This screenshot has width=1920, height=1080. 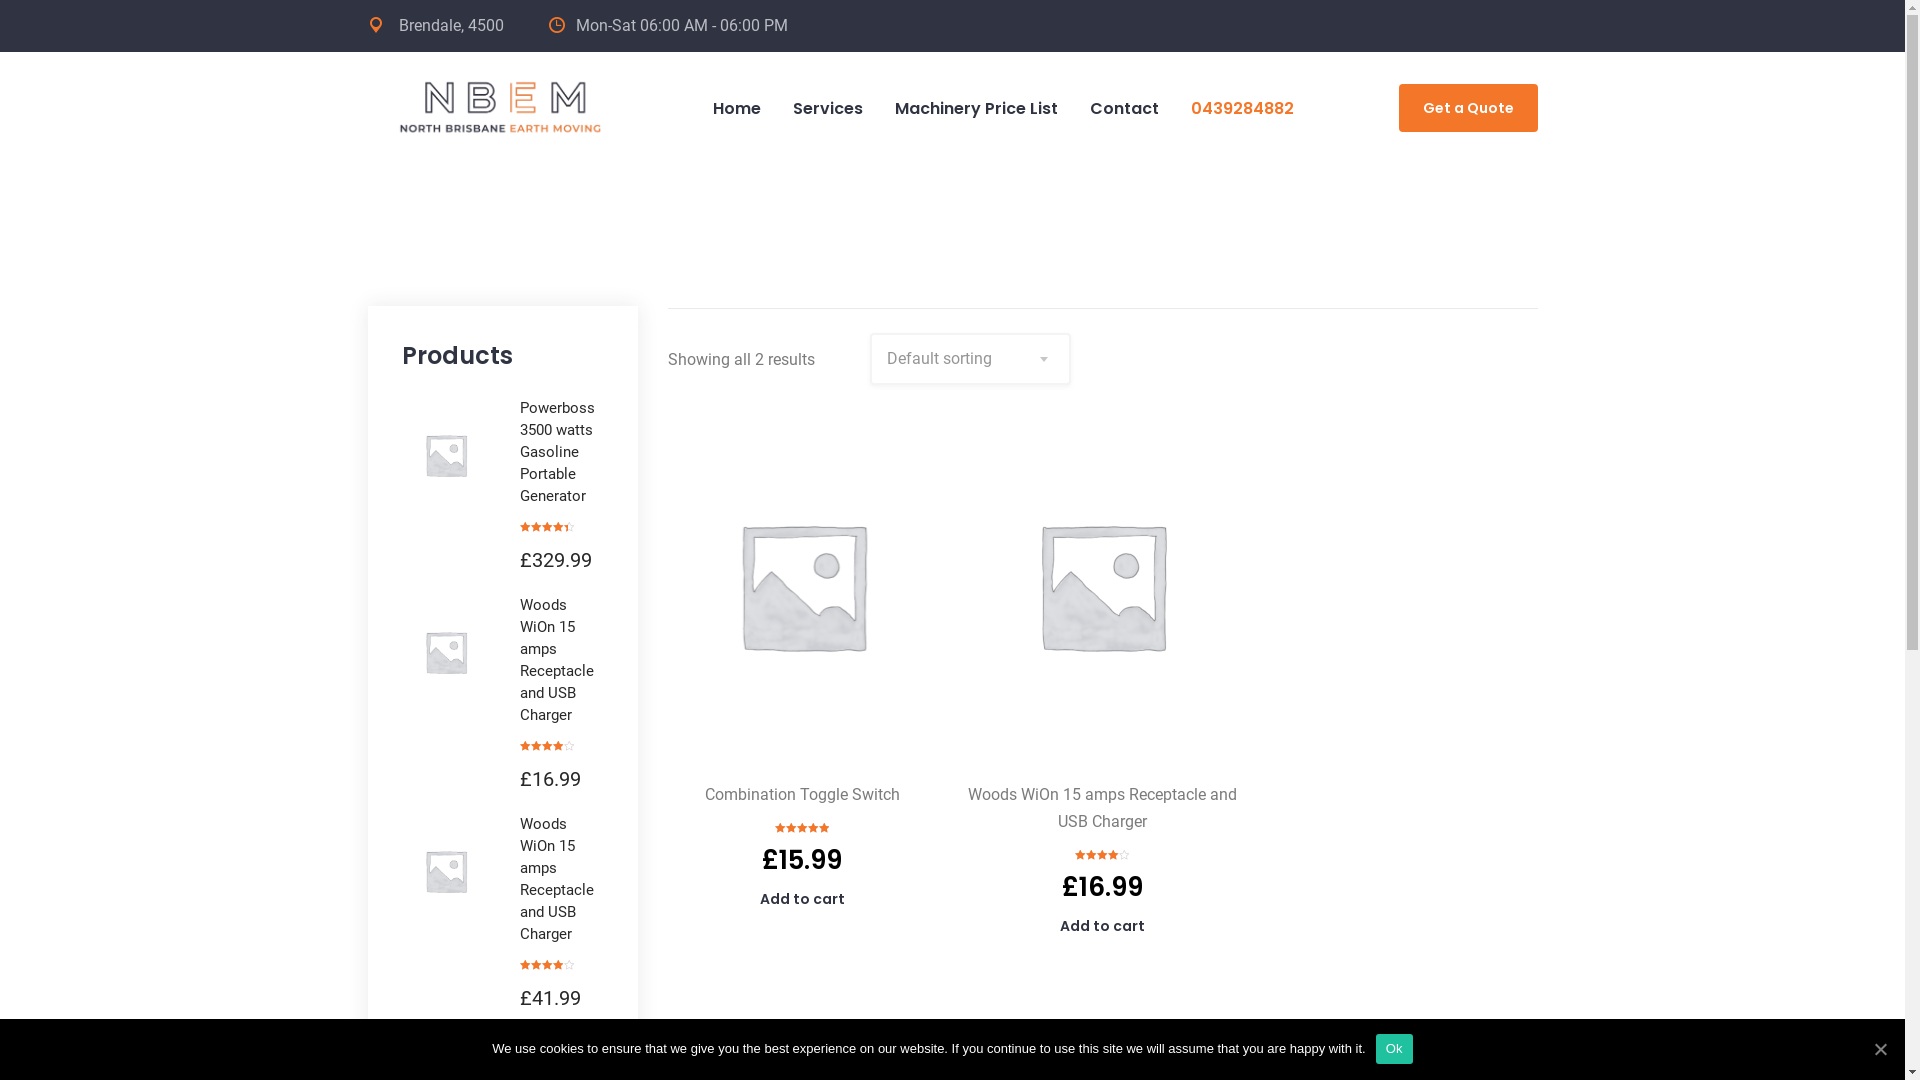 What do you see at coordinates (1124, 108) in the screenshot?
I see `'Contact'` at bounding box center [1124, 108].